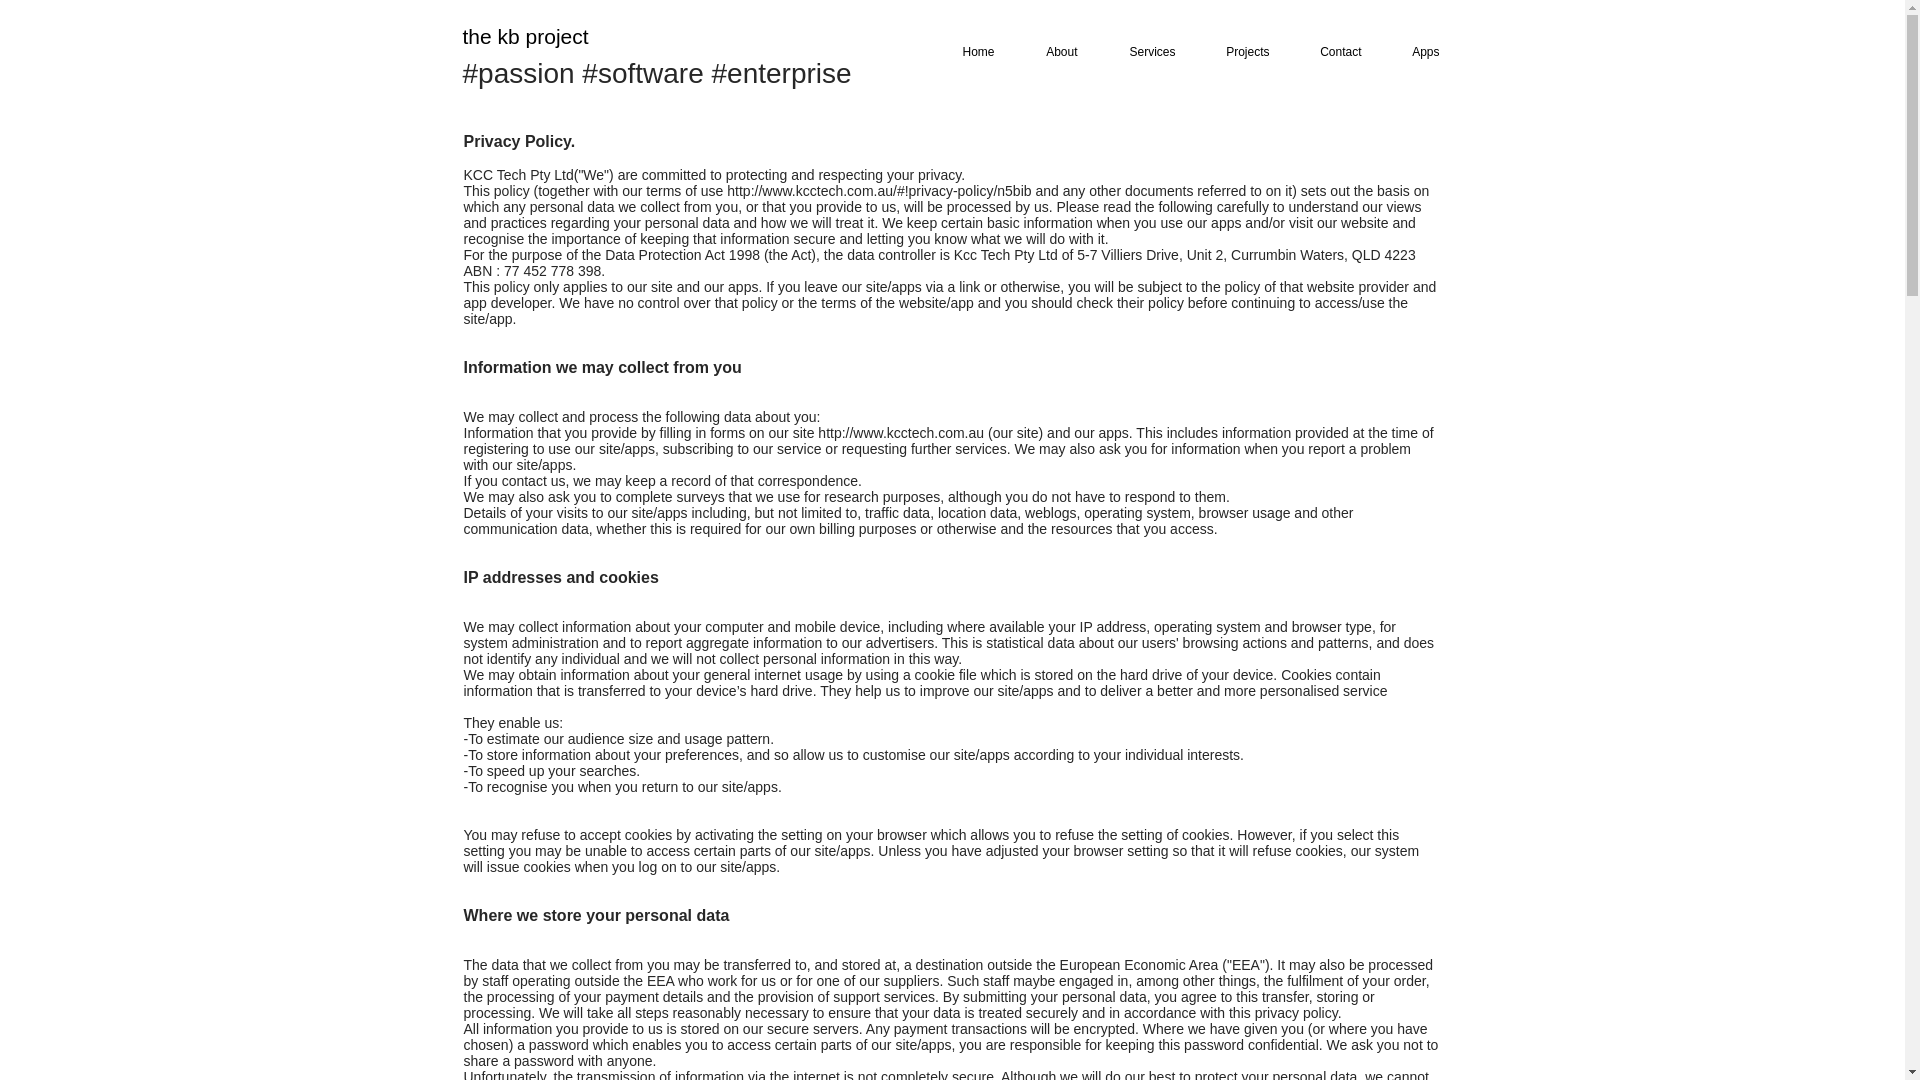 The height and width of the screenshot is (1080, 1920). What do you see at coordinates (1237, 51) in the screenshot?
I see `'Projects'` at bounding box center [1237, 51].